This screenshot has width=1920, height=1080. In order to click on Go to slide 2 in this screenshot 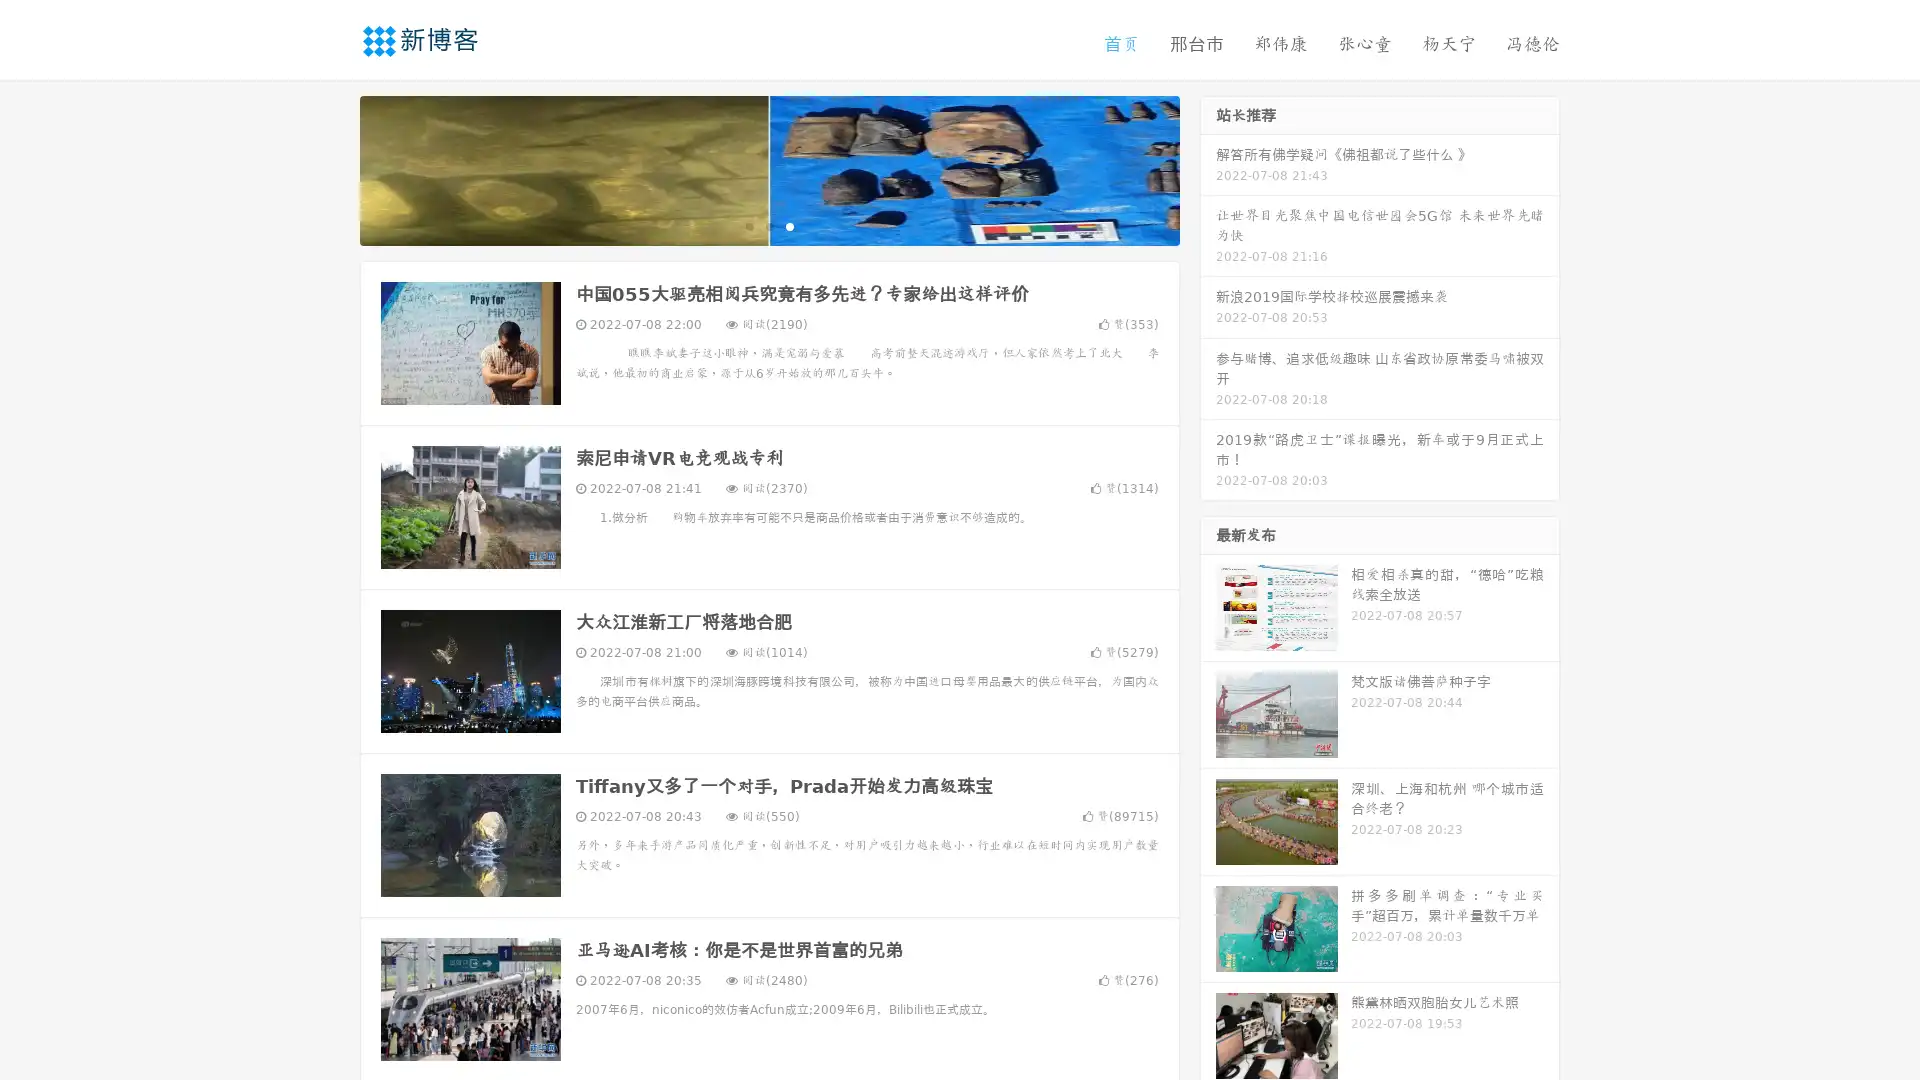, I will do `click(768, 225)`.